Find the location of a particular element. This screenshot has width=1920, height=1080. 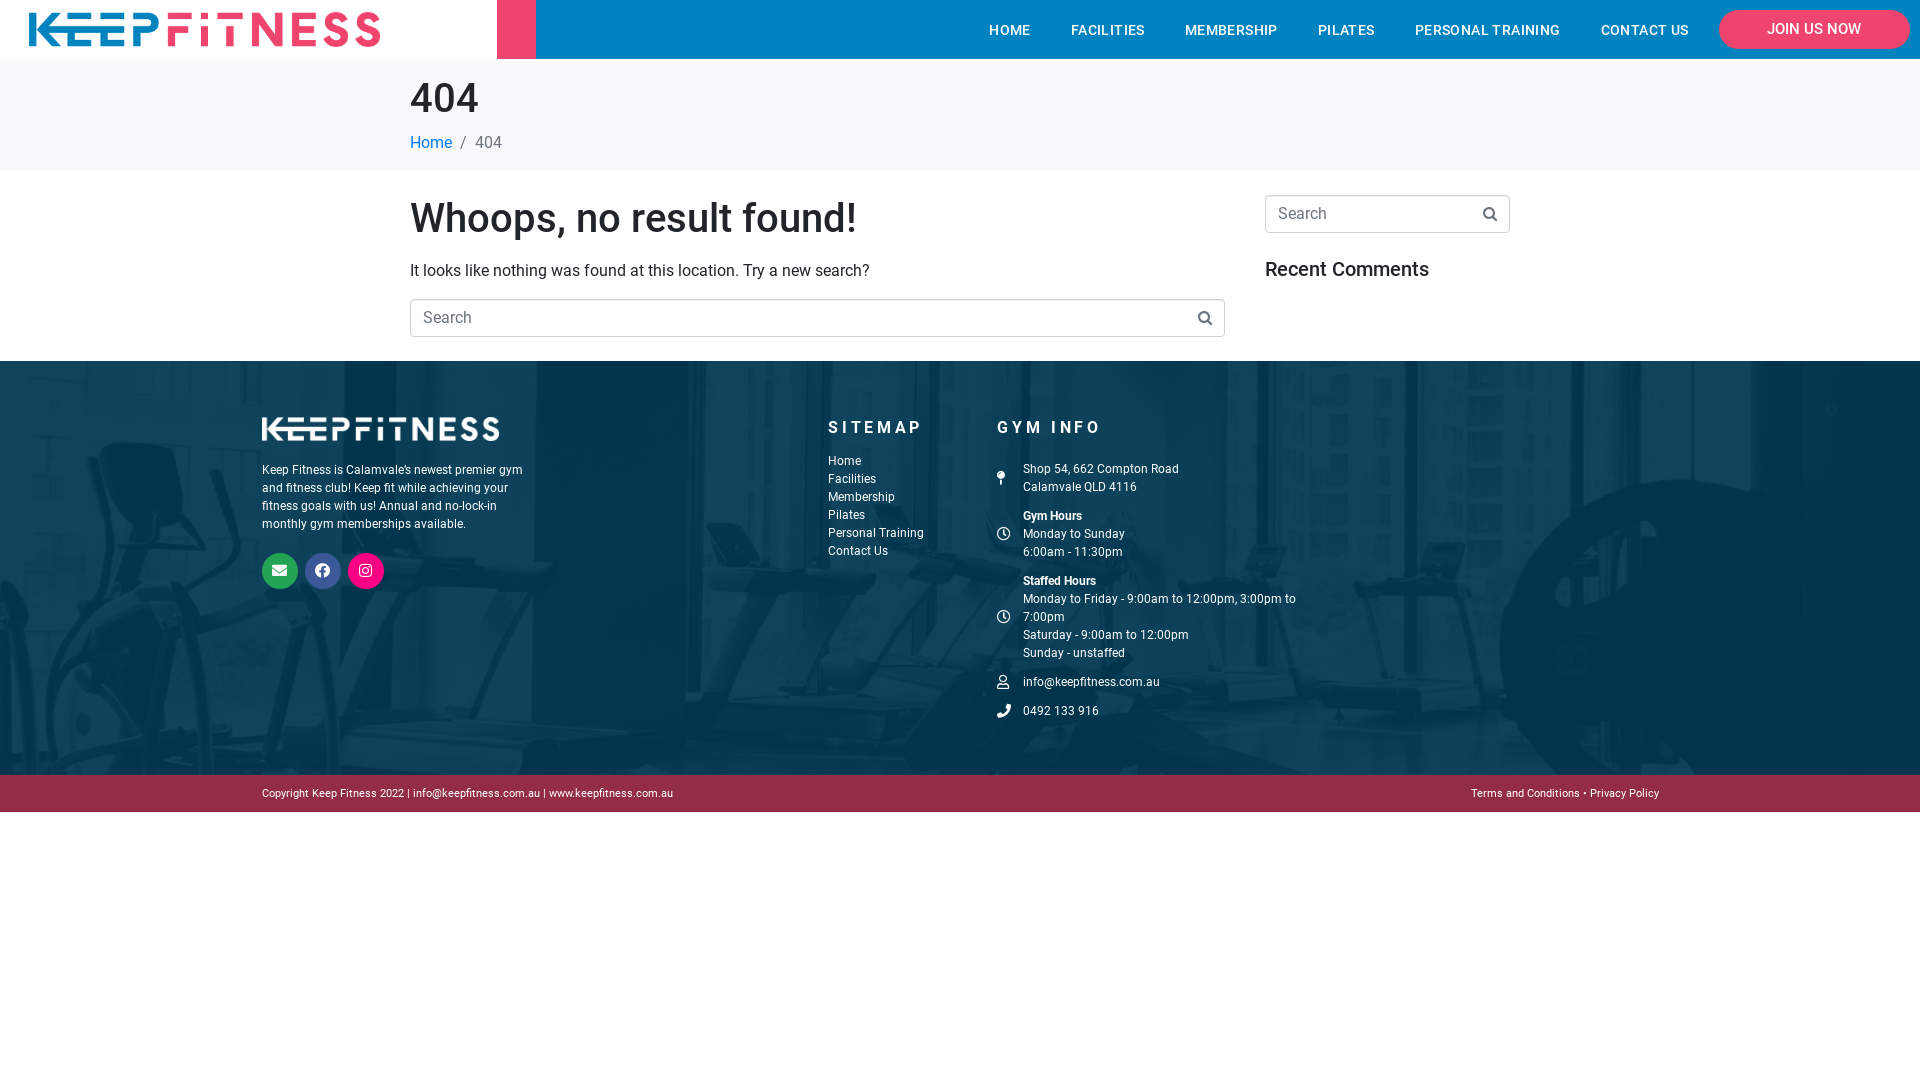

'Membership' is located at coordinates (861, 496).